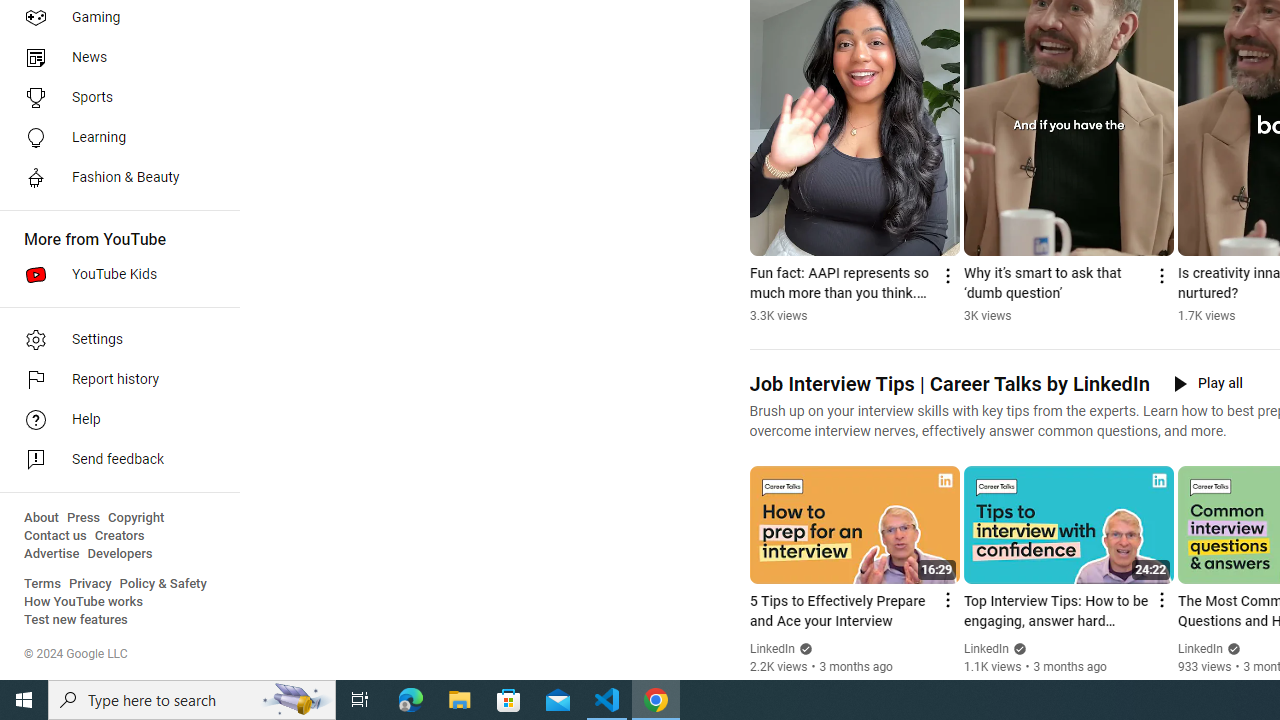  Describe the element at coordinates (55, 535) in the screenshot. I see `'Contact us'` at that location.